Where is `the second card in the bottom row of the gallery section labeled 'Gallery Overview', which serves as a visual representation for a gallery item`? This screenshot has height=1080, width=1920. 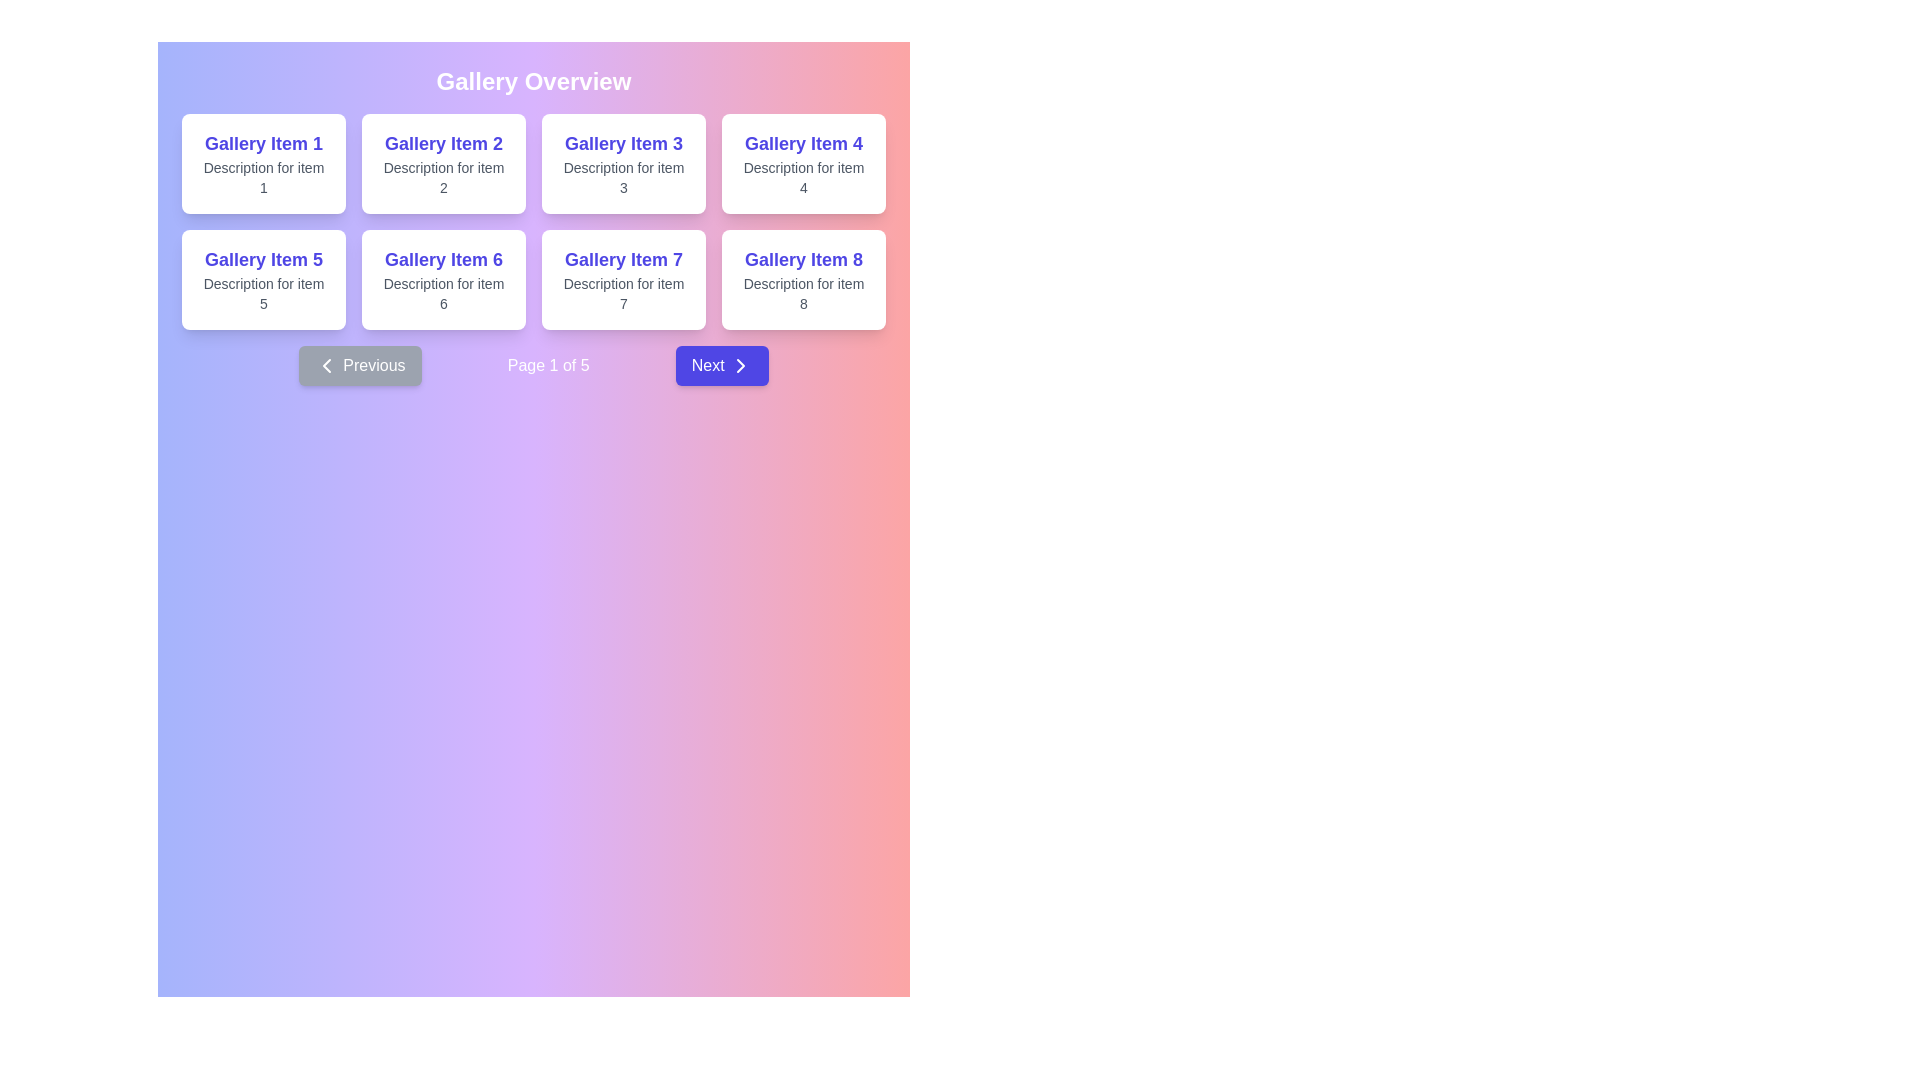 the second card in the bottom row of the gallery section labeled 'Gallery Overview', which serves as a visual representation for a gallery item is located at coordinates (443, 280).